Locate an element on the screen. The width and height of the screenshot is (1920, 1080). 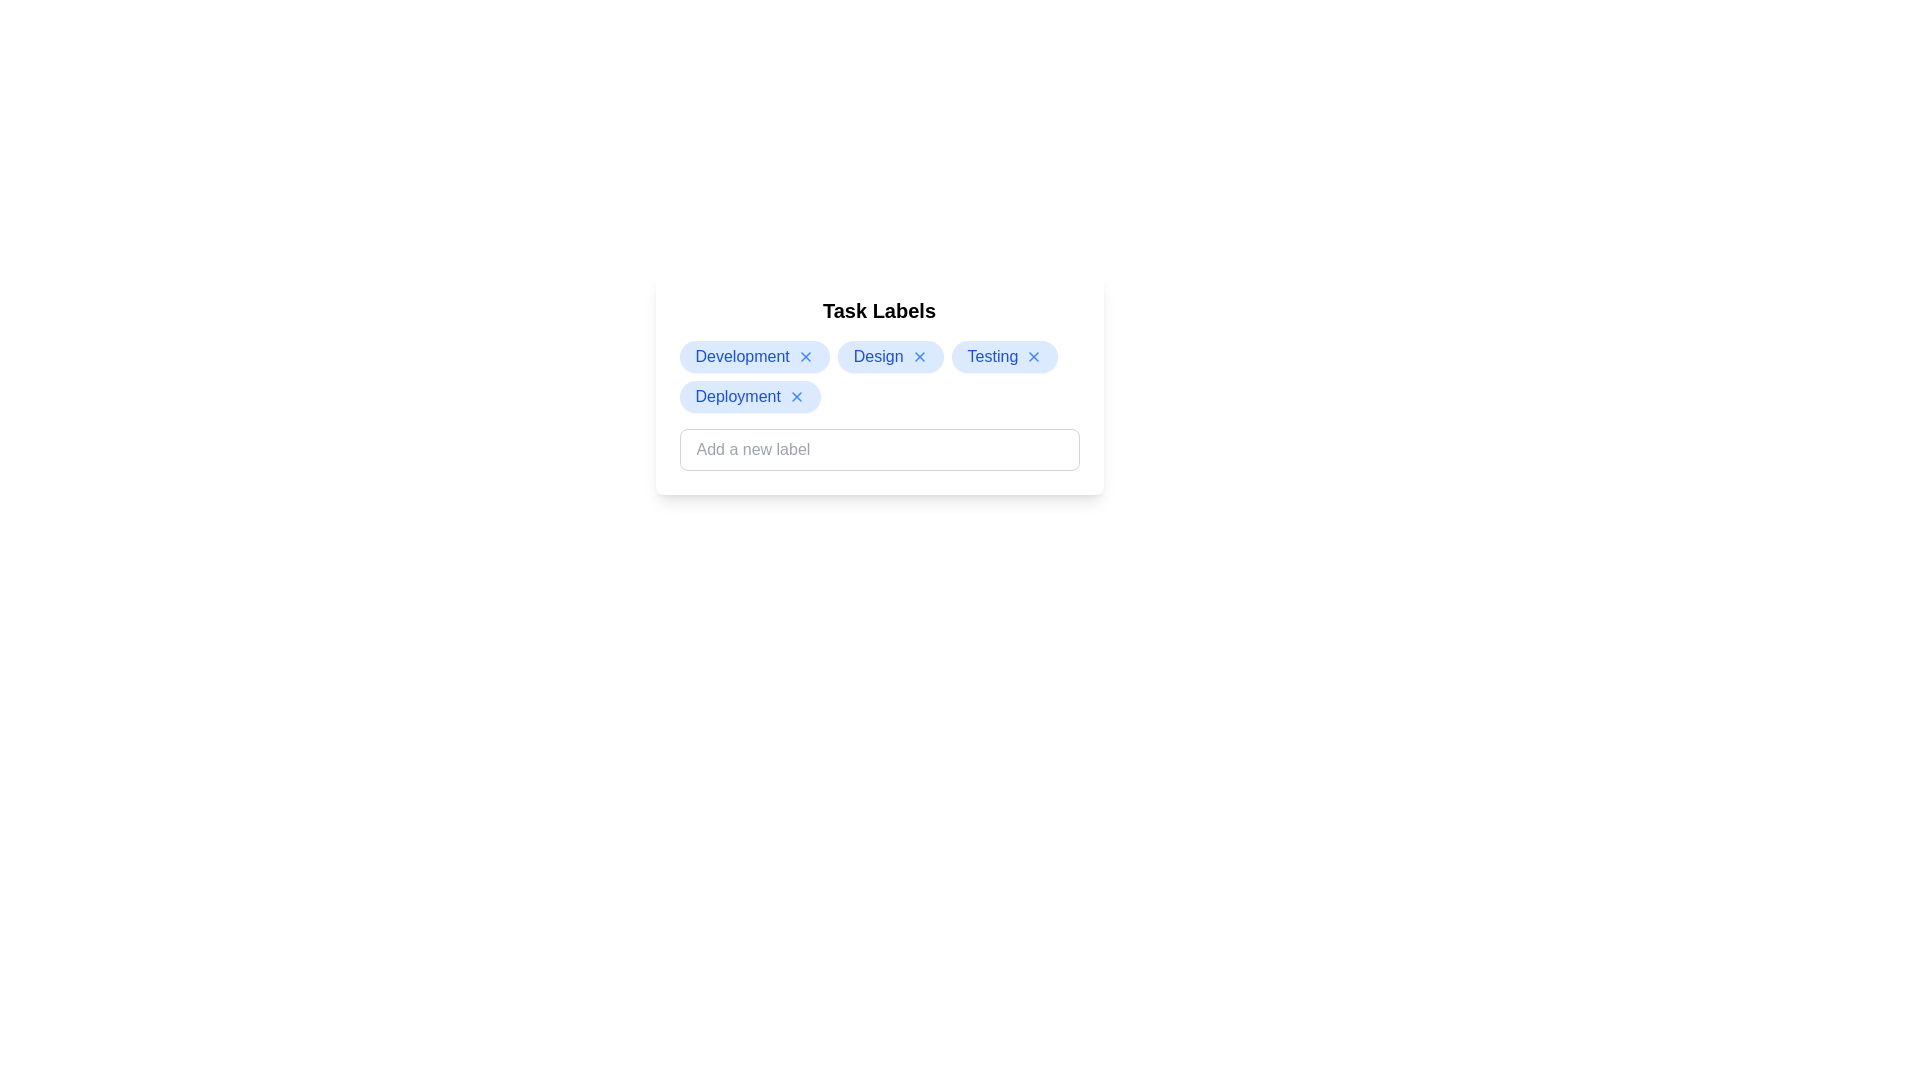
the interactive deletion button located on the right side of the 'Design' label is located at coordinates (918, 356).